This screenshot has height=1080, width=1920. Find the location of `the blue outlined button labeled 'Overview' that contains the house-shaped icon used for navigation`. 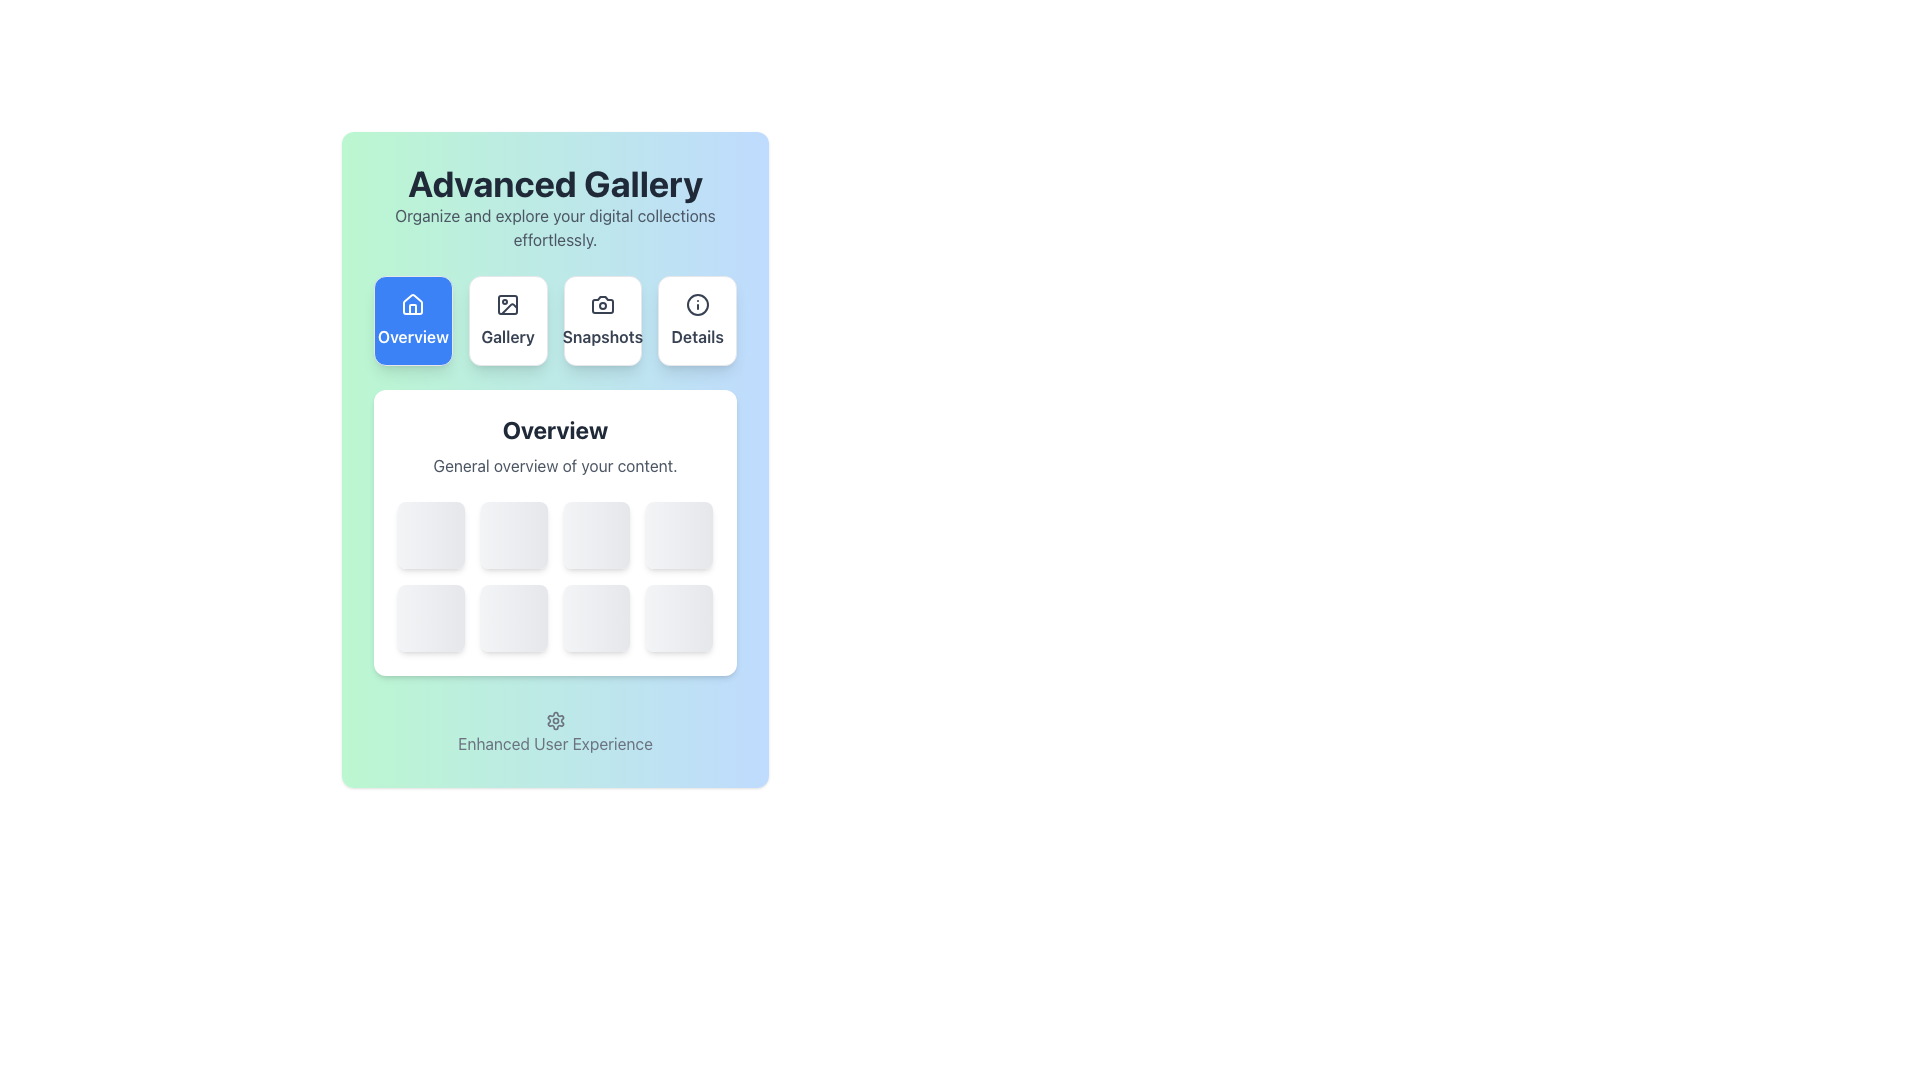

the blue outlined button labeled 'Overview' that contains the house-shaped icon used for navigation is located at coordinates (412, 304).